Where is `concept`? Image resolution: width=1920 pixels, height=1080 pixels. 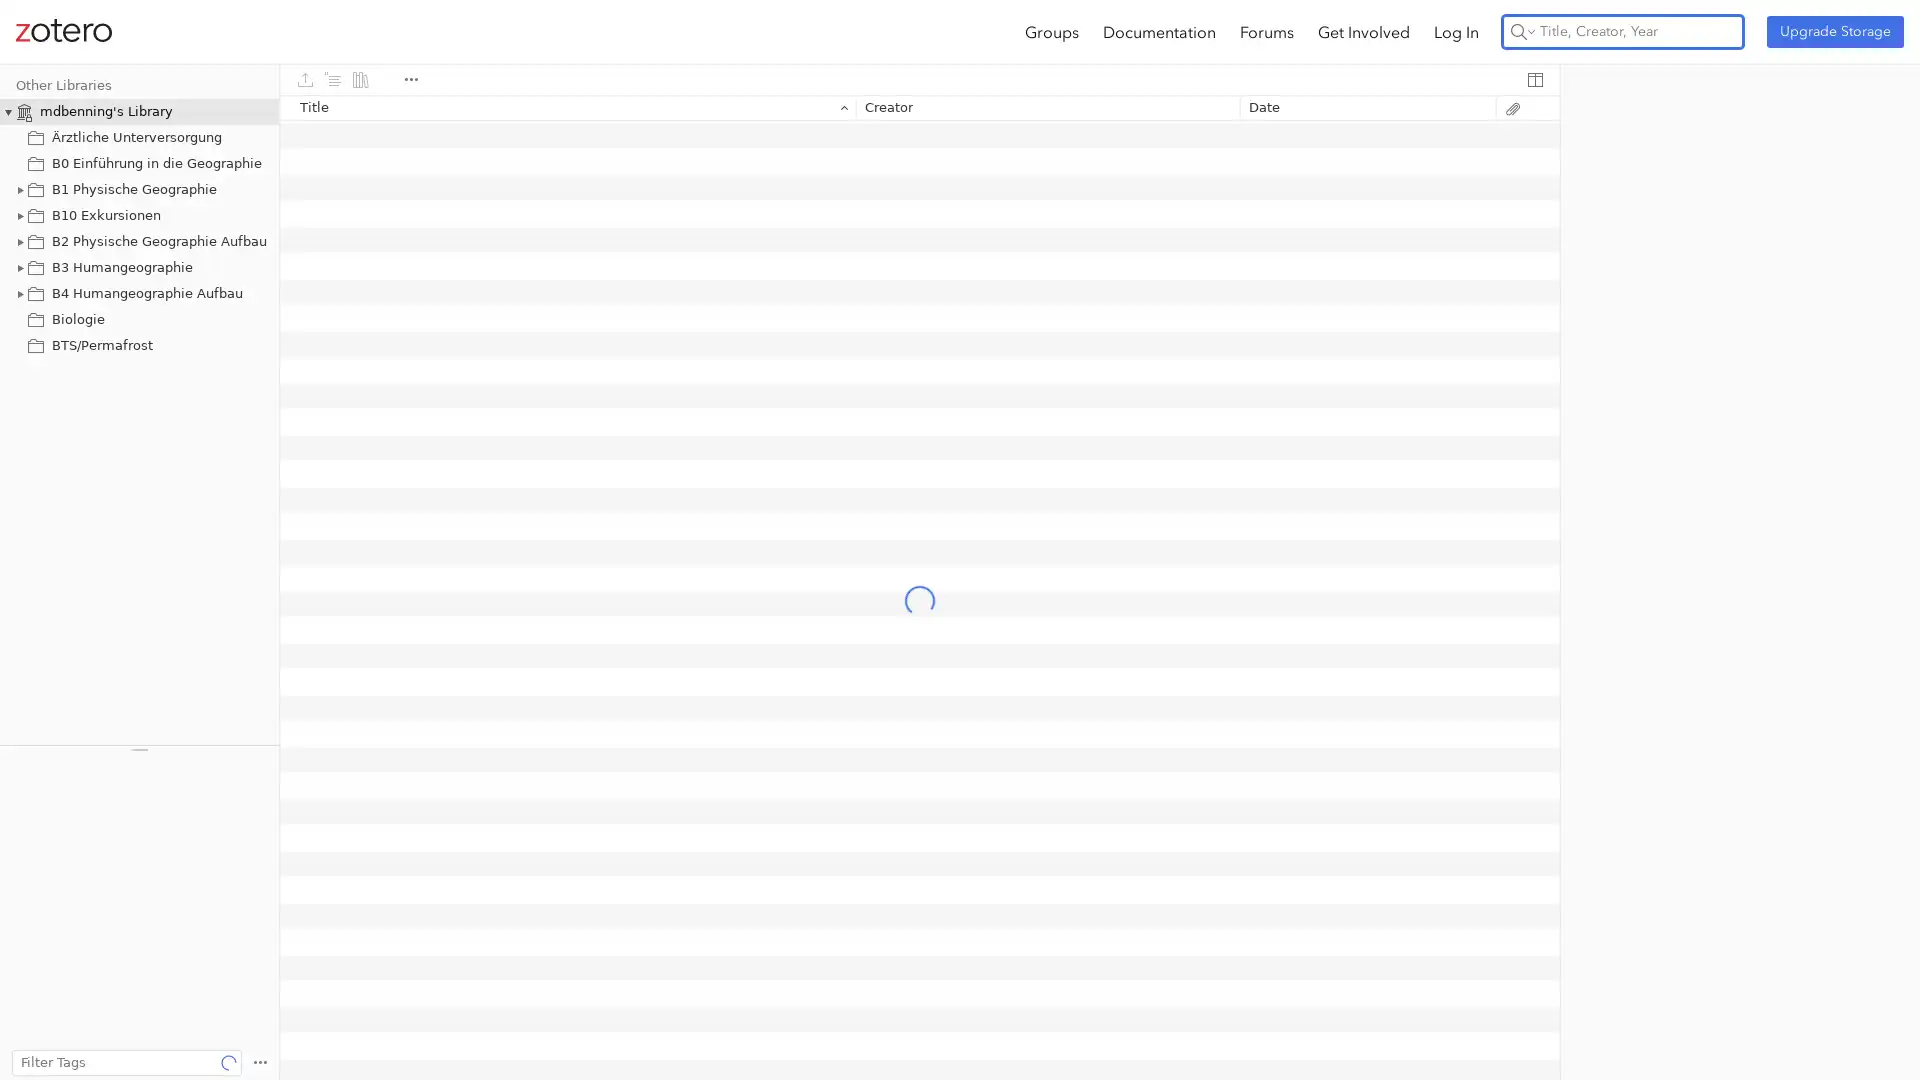
concept is located at coordinates (217, 872).